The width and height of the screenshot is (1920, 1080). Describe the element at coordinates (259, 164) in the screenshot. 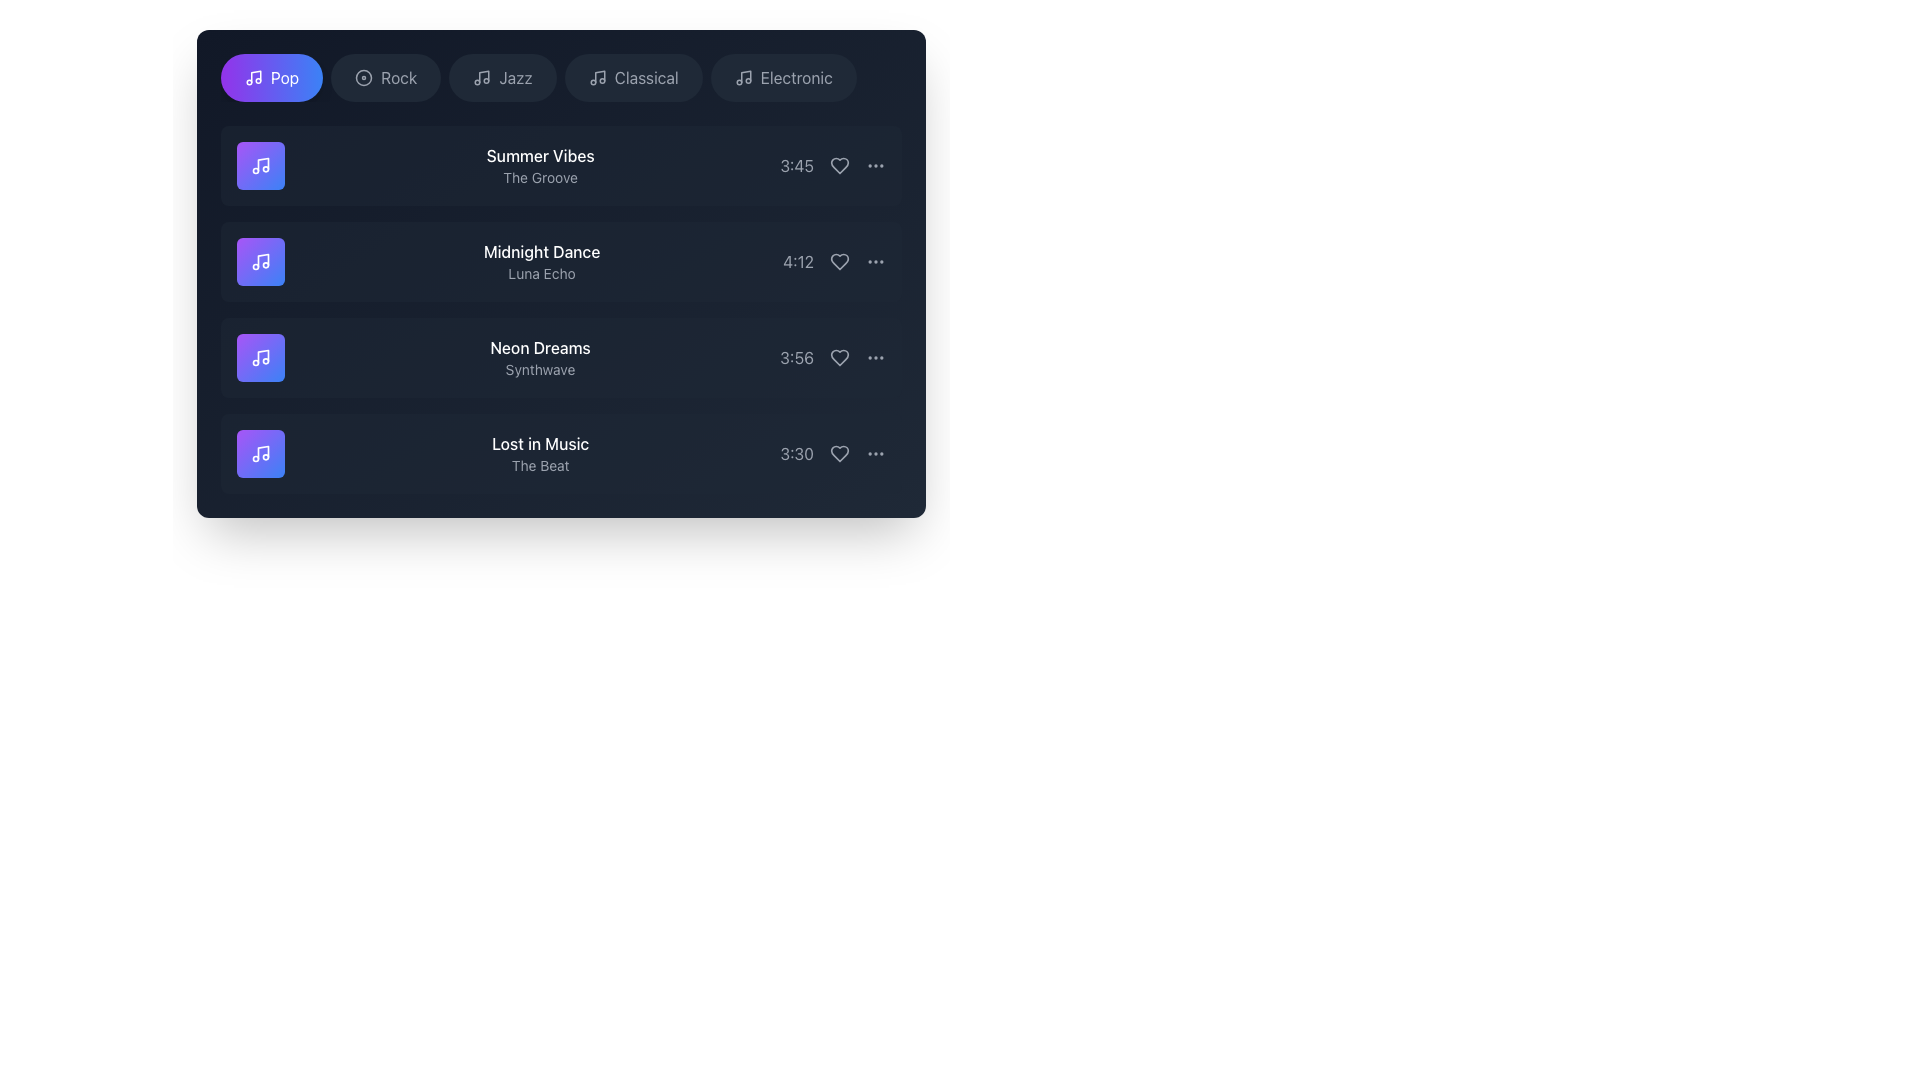

I see `the musical note icon located within the topmost 'Summer Vibes' button in the vertical list` at that location.